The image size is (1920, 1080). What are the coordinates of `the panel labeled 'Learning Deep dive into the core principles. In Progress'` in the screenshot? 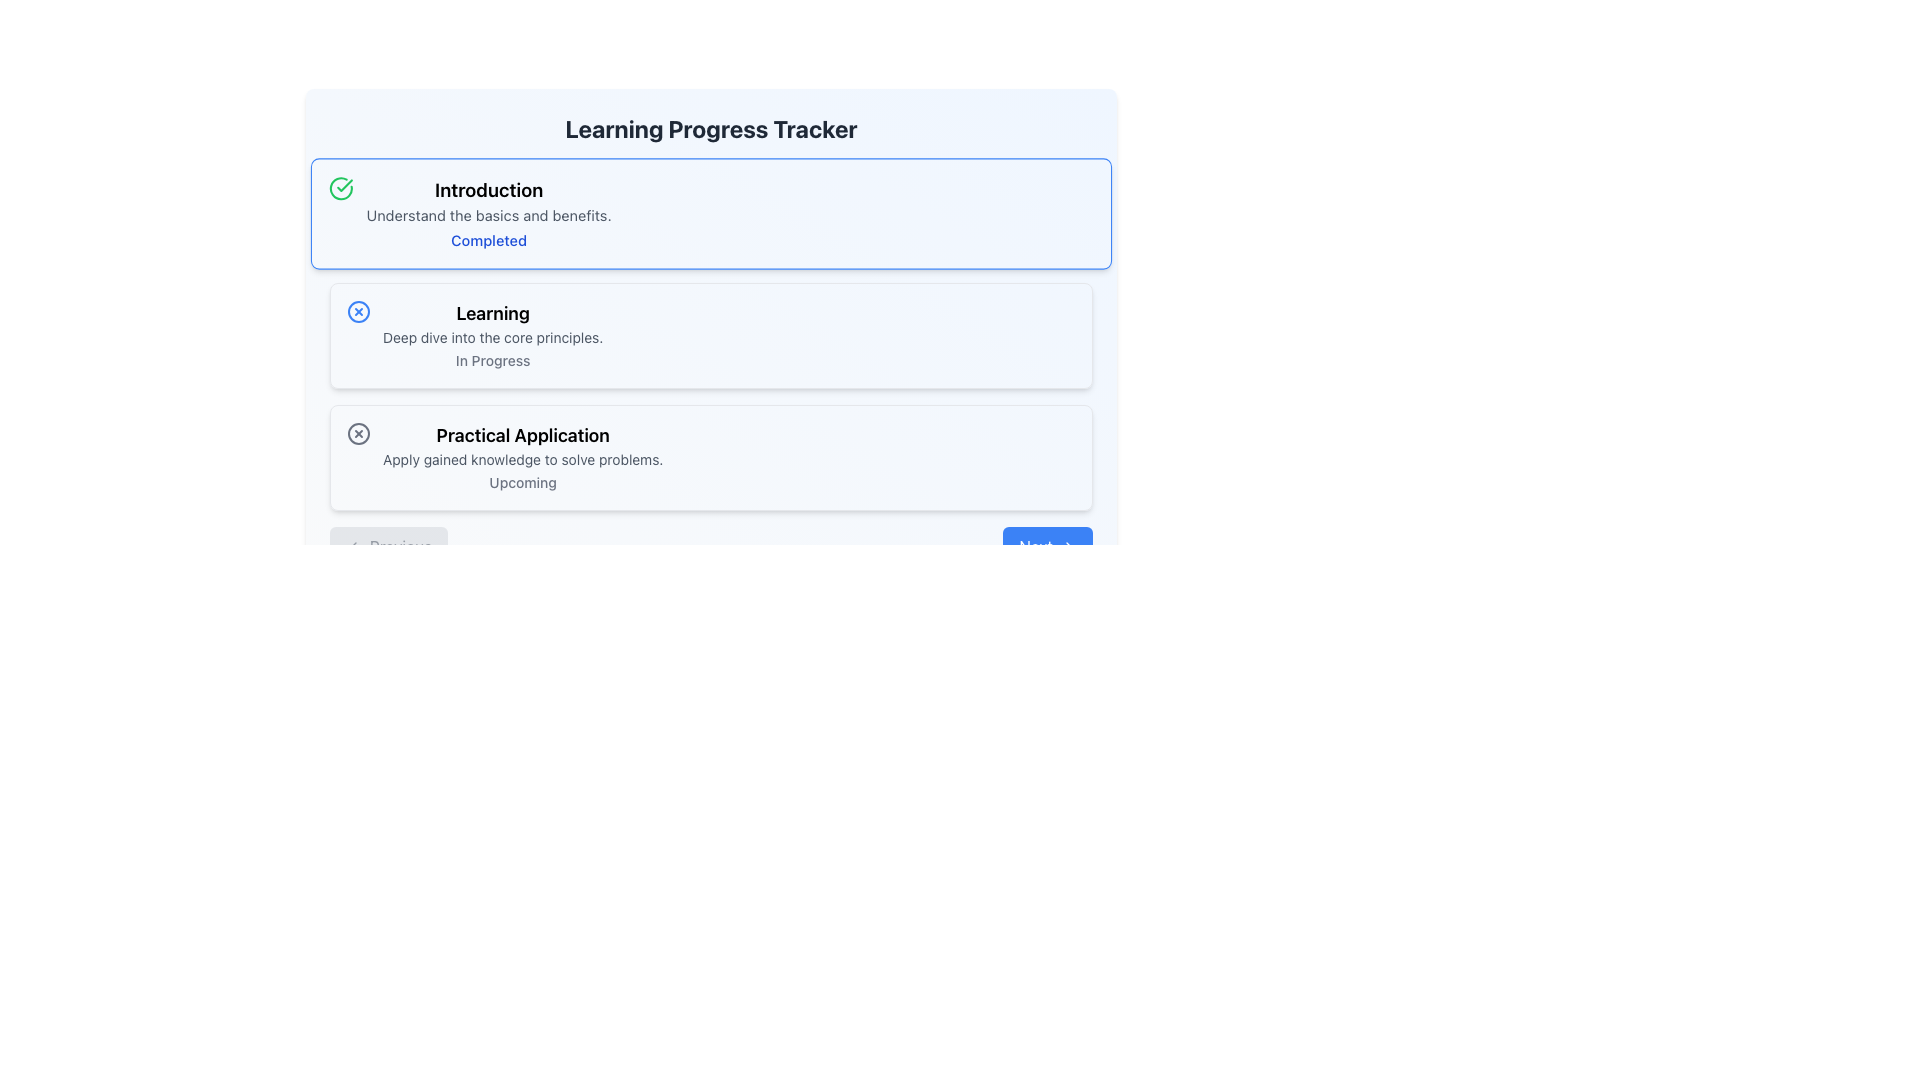 It's located at (711, 304).